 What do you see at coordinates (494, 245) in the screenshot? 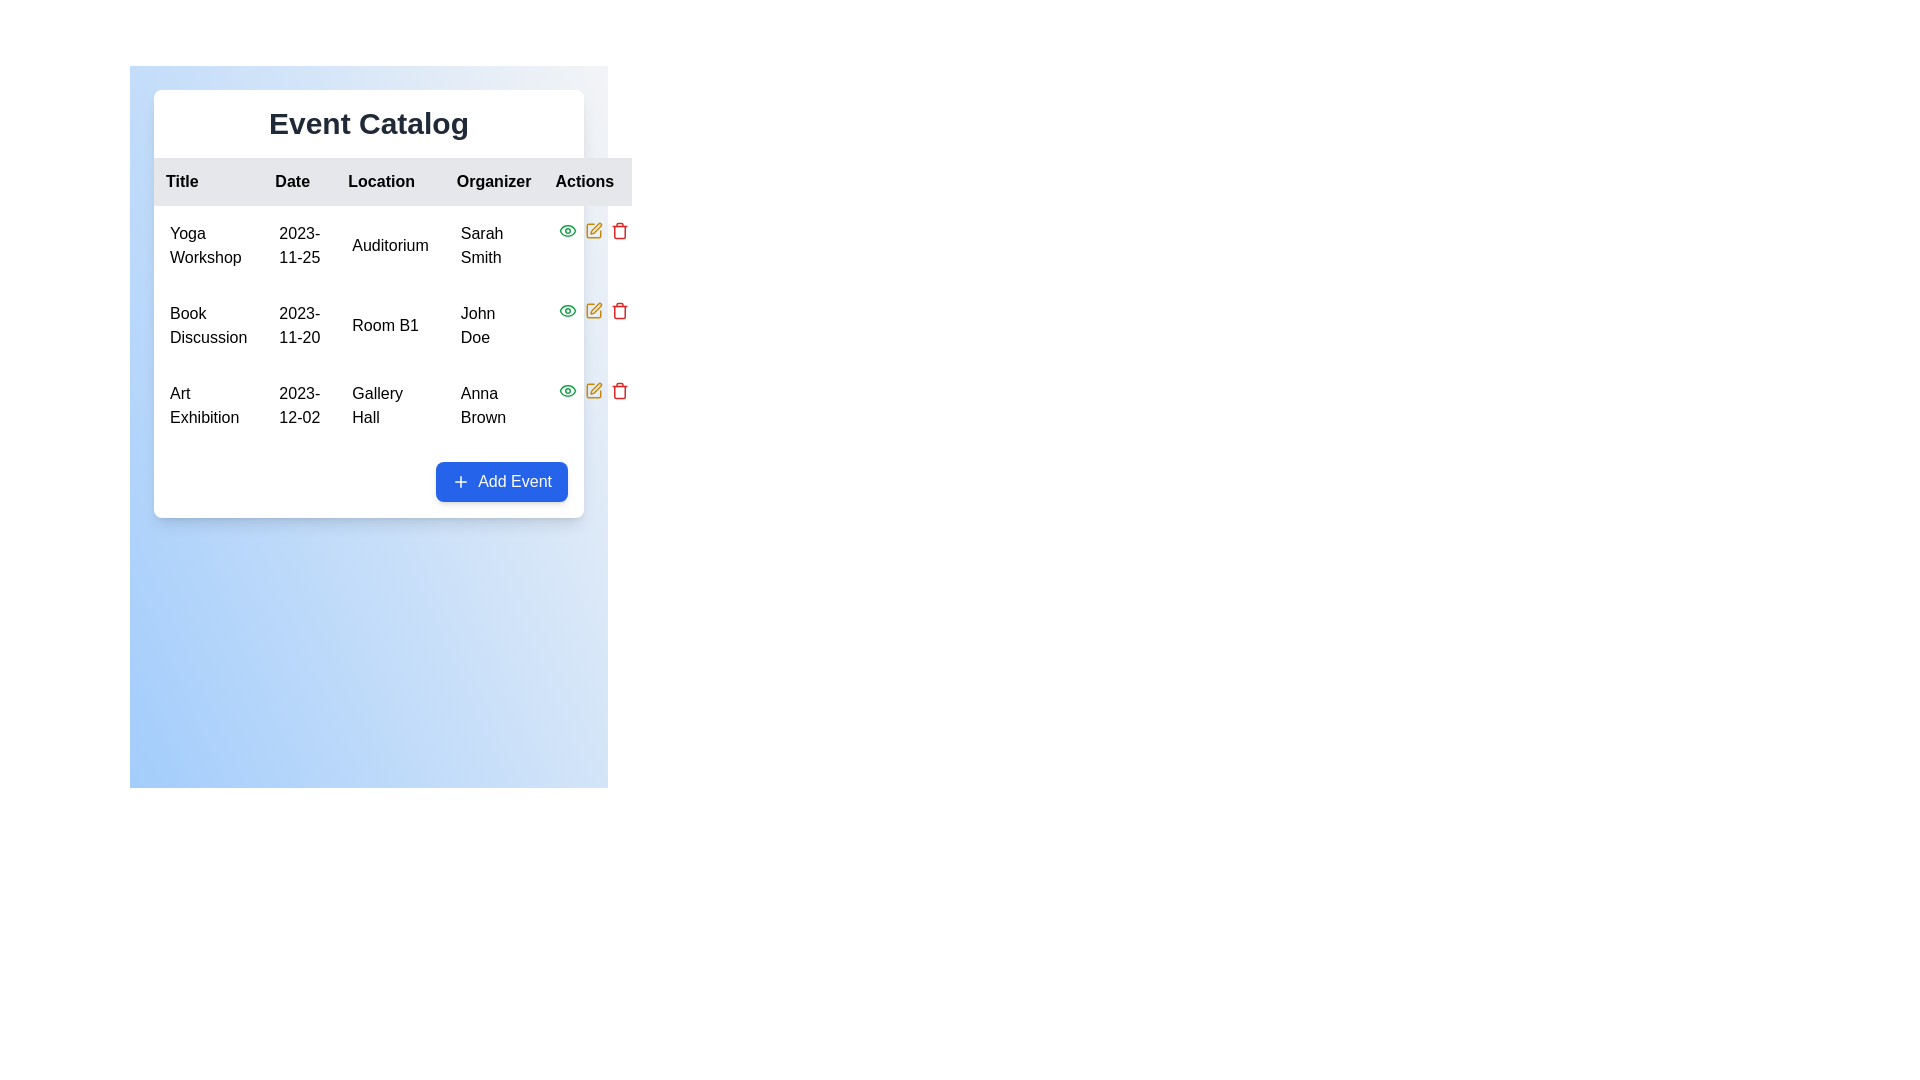
I see `the text displaying the name of the organizer for the 'Yoga Workshop' event, which is located in the fourth column of the first row in the event catalog table` at bounding box center [494, 245].